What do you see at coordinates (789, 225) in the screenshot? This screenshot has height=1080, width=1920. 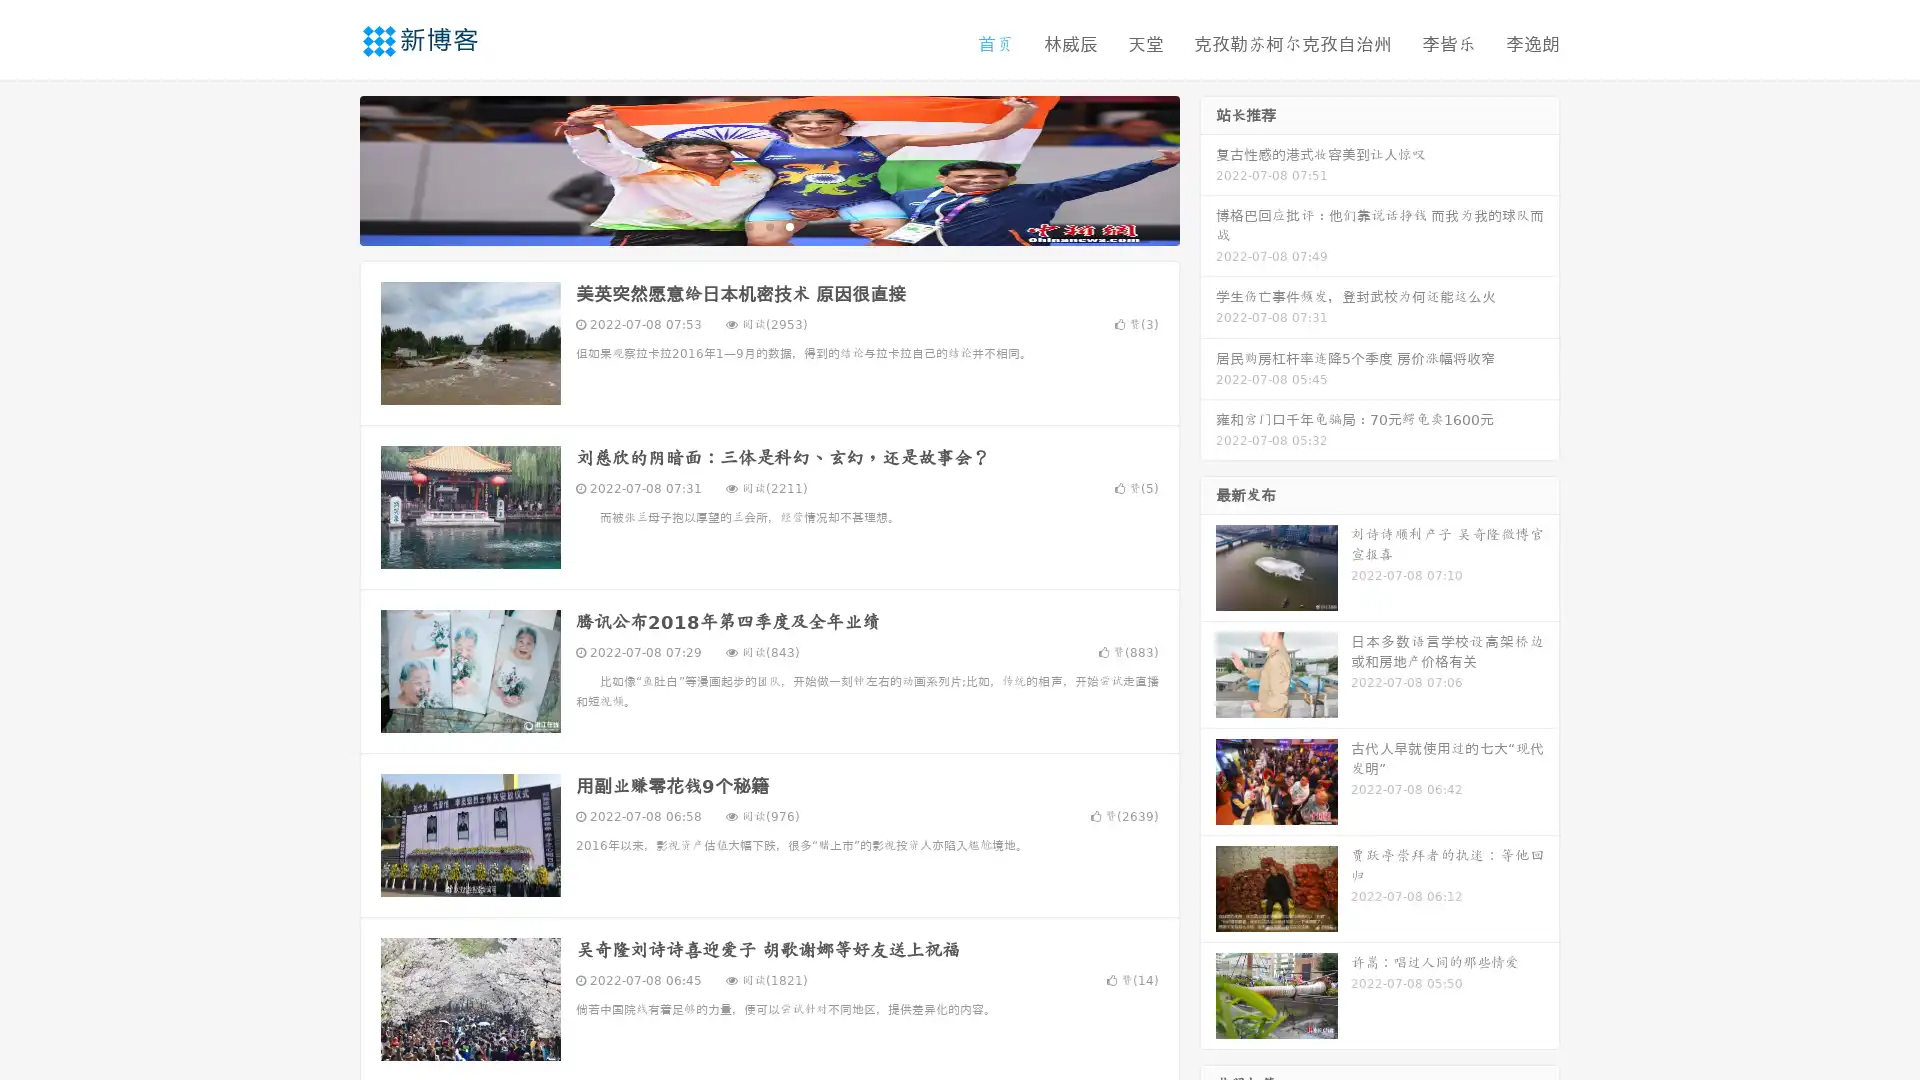 I see `Go to slide 3` at bounding box center [789, 225].